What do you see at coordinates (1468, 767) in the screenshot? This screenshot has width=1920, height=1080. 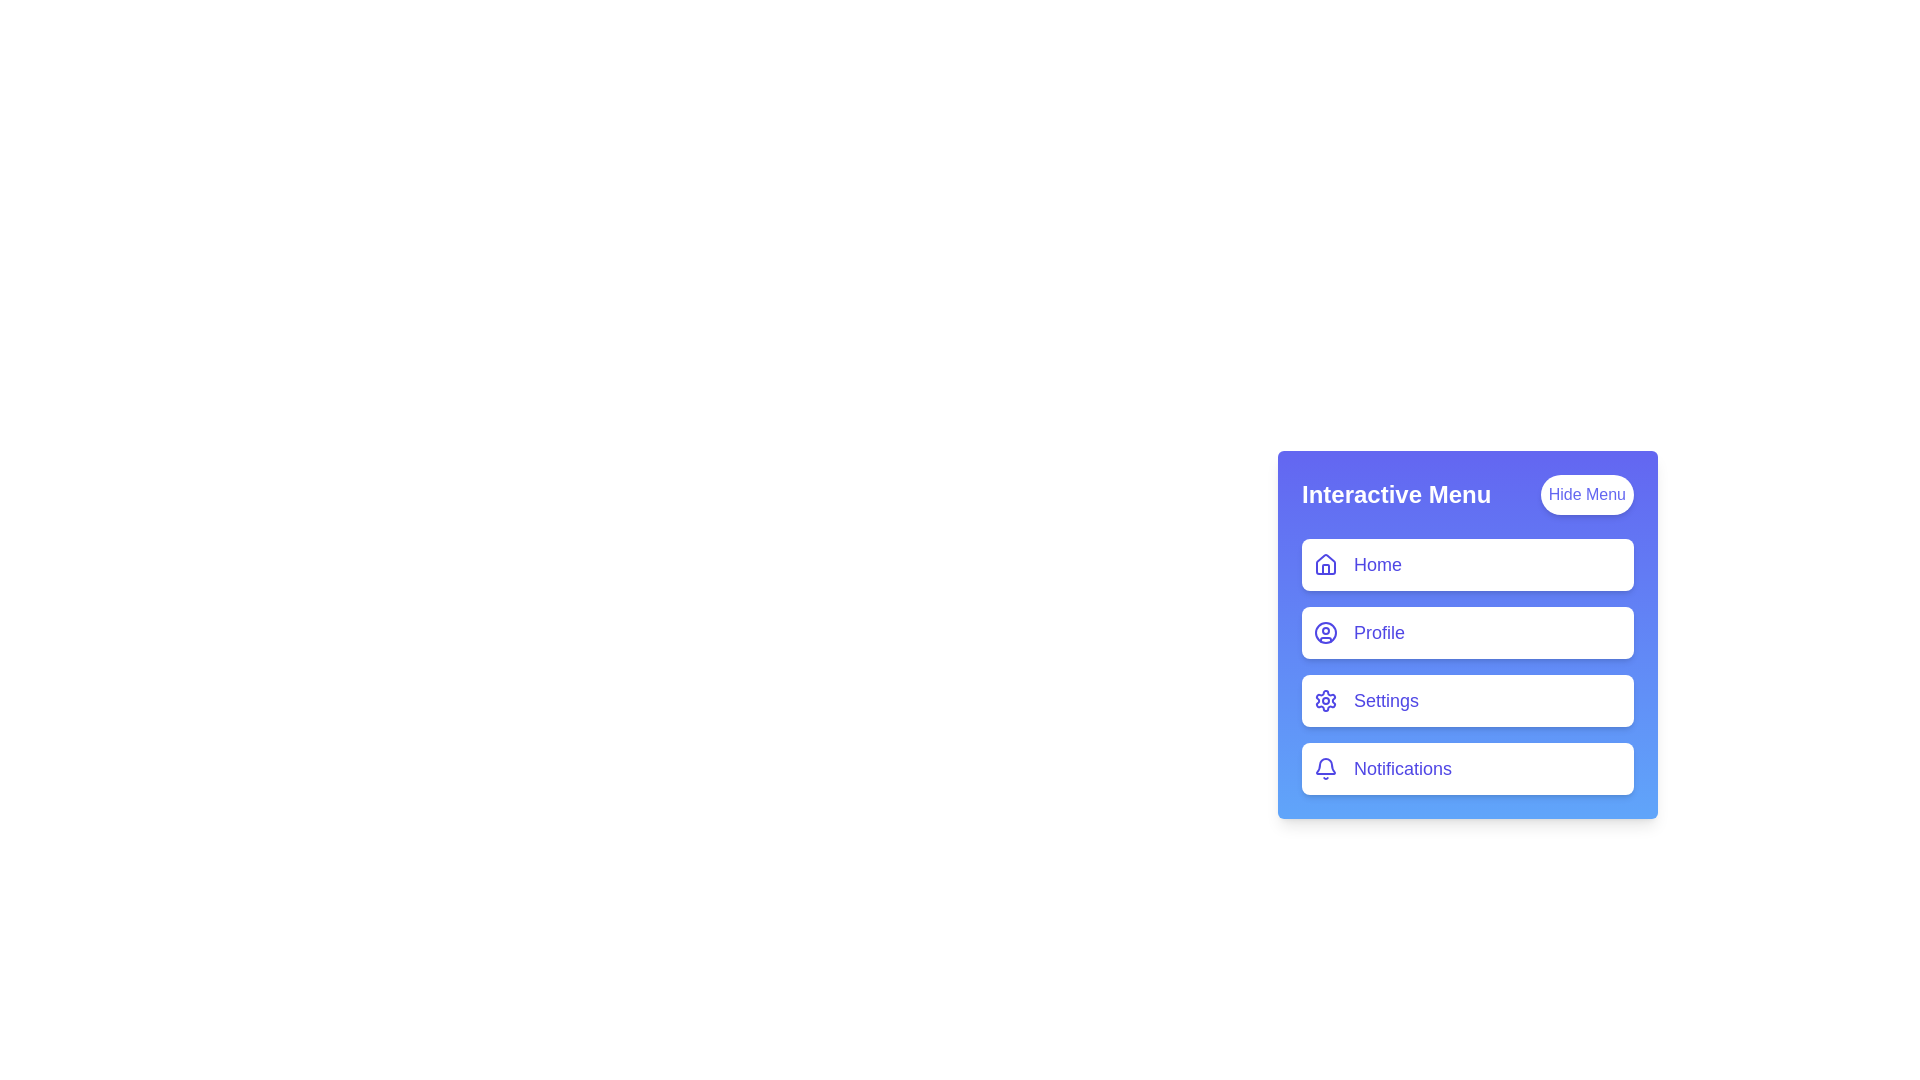 I see `the menu item Notifications` at bounding box center [1468, 767].